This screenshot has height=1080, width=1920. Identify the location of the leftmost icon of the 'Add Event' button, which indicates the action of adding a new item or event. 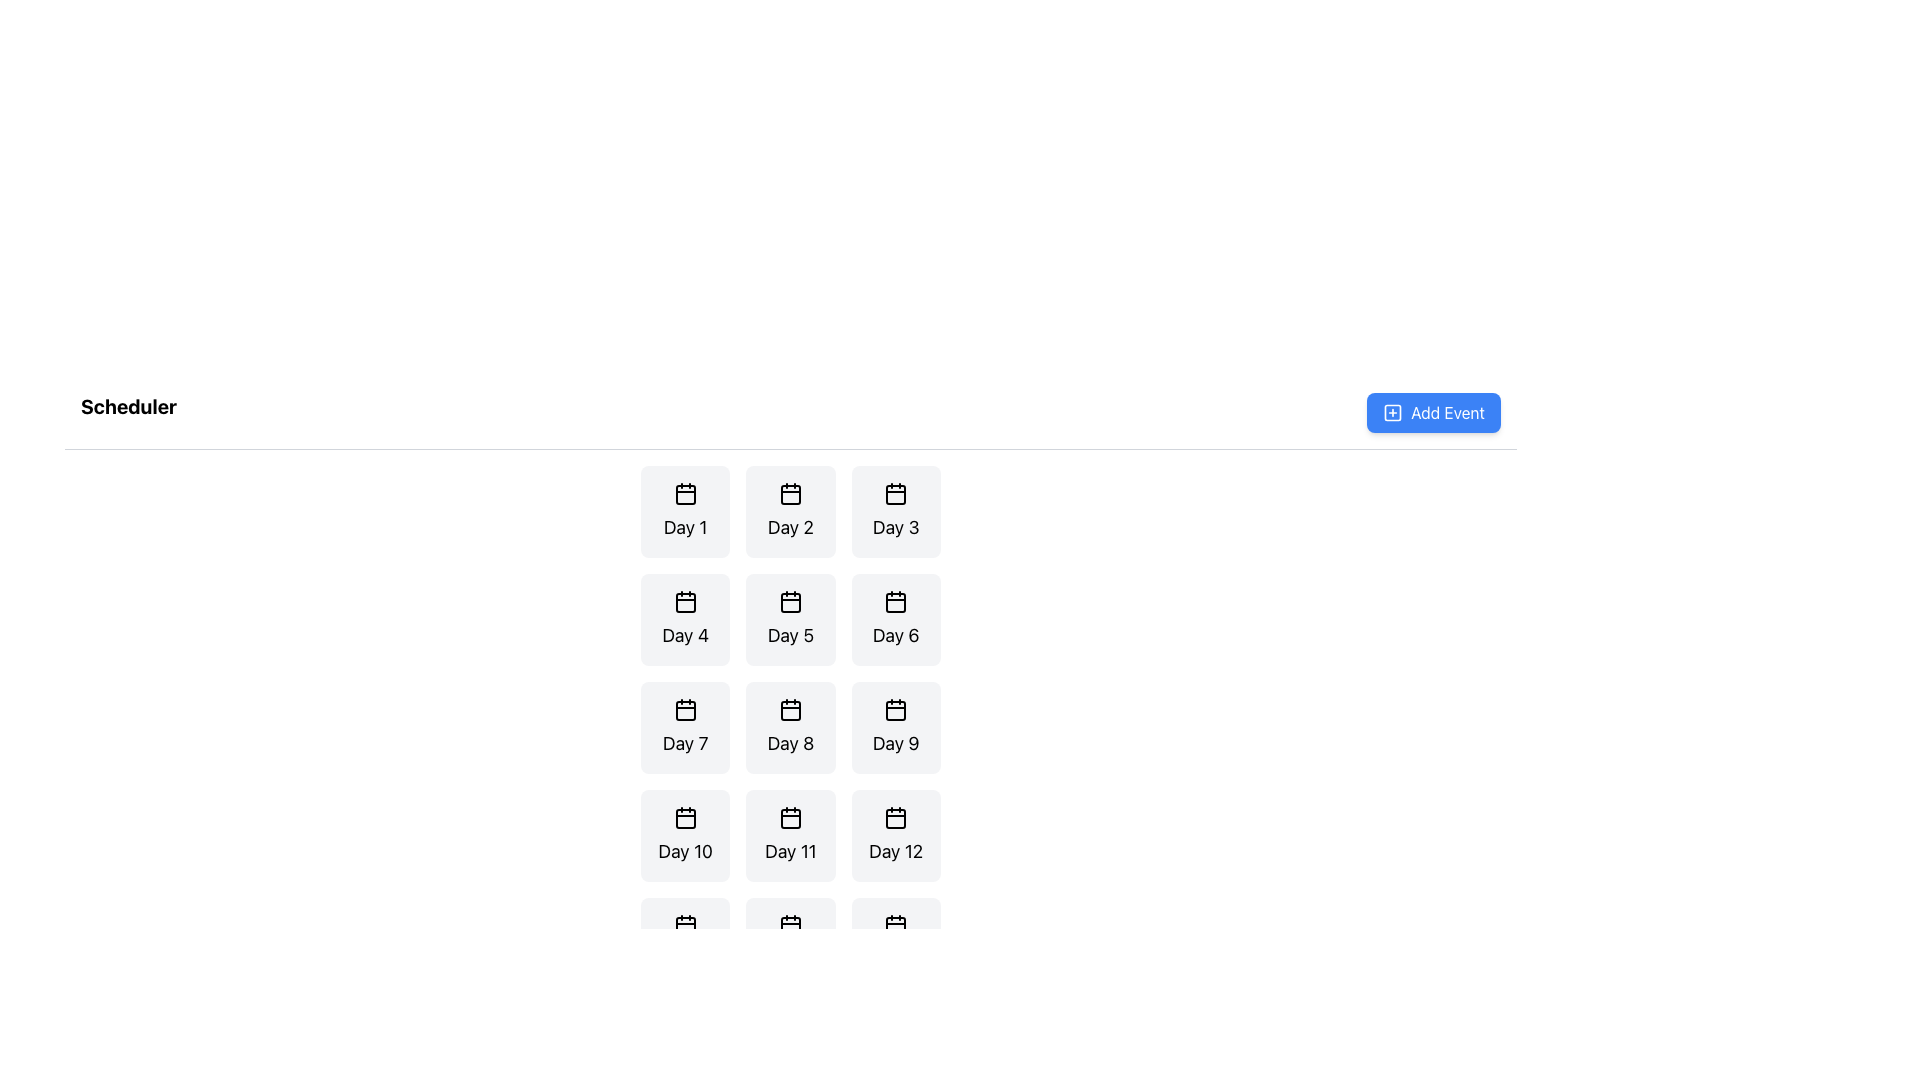
(1392, 411).